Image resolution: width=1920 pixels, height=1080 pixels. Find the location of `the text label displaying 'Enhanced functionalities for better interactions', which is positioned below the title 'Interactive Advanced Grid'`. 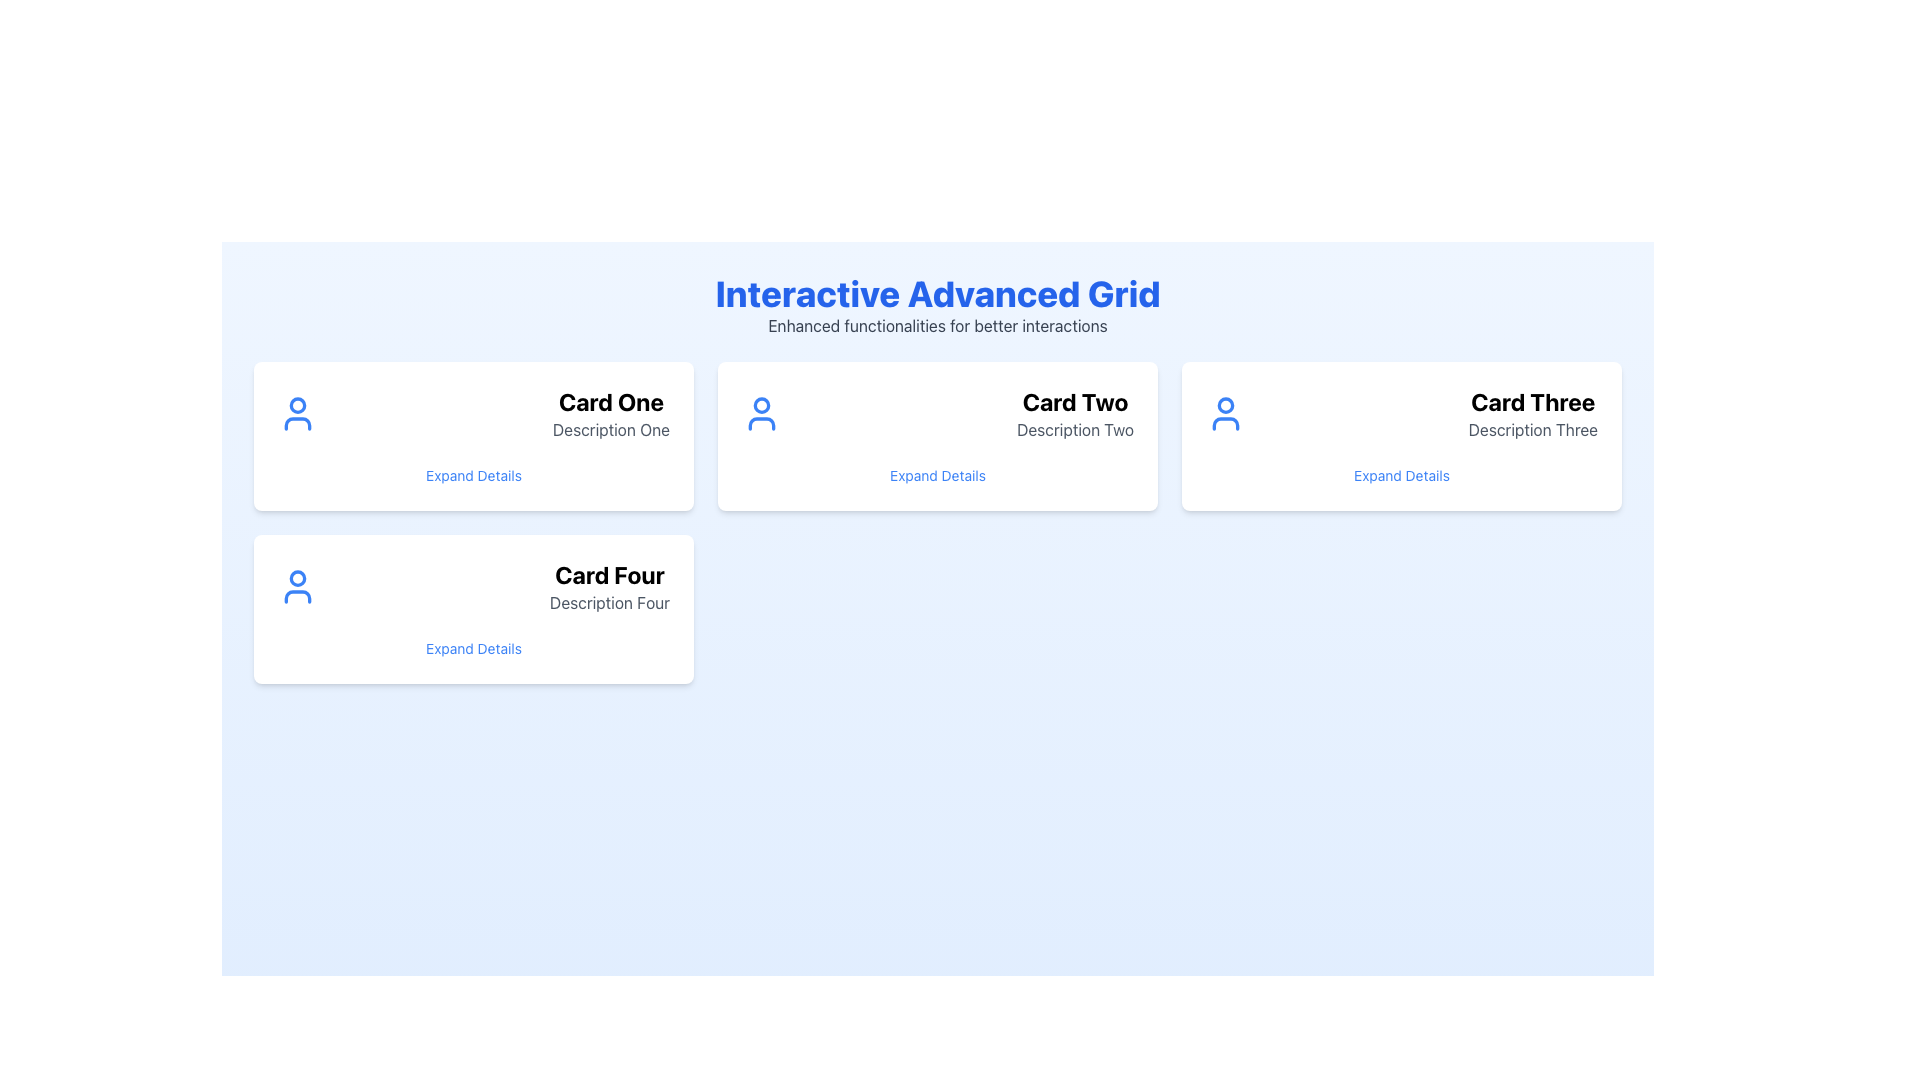

the text label displaying 'Enhanced functionalities for better interactions', which is positioned below the title 'Interactive Advanced Grid' is located at coordinates (936, 325).